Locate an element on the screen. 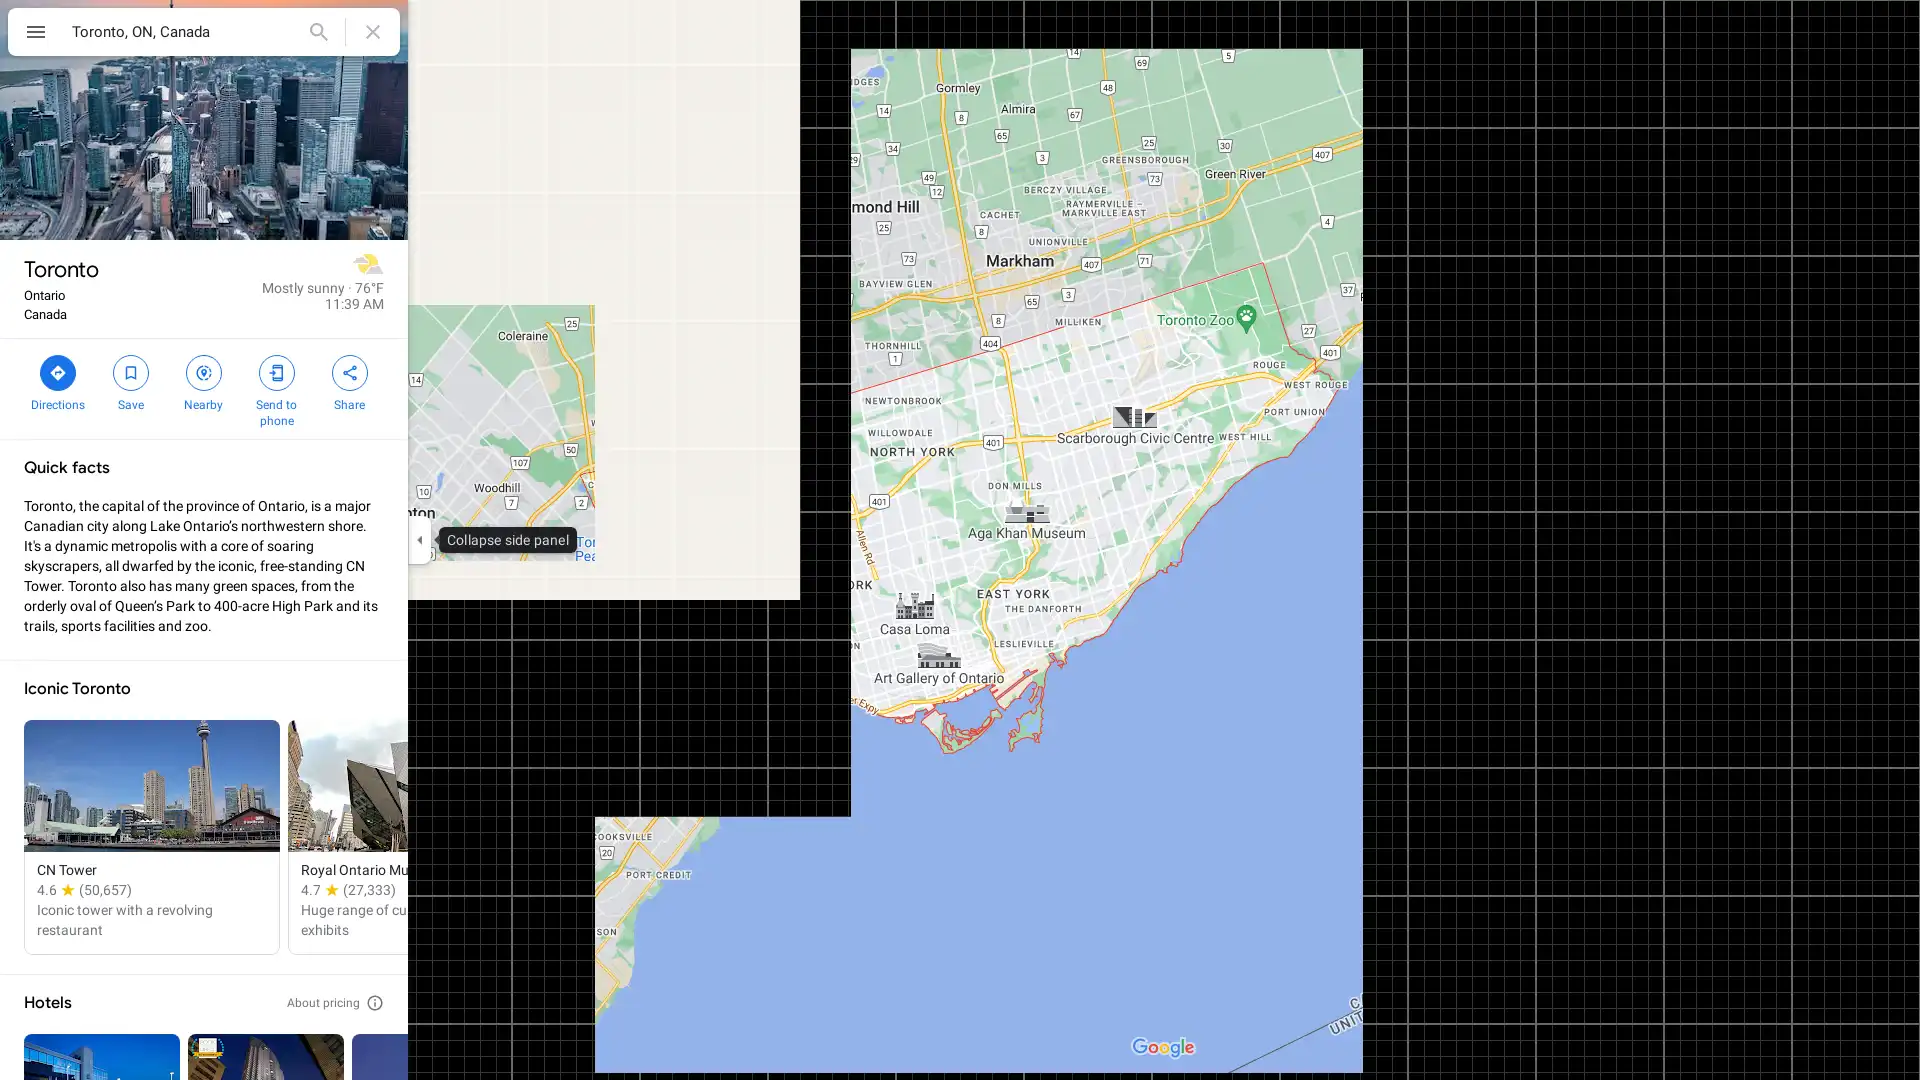  Search nearby Toronto is located at coordinates (203, 381).